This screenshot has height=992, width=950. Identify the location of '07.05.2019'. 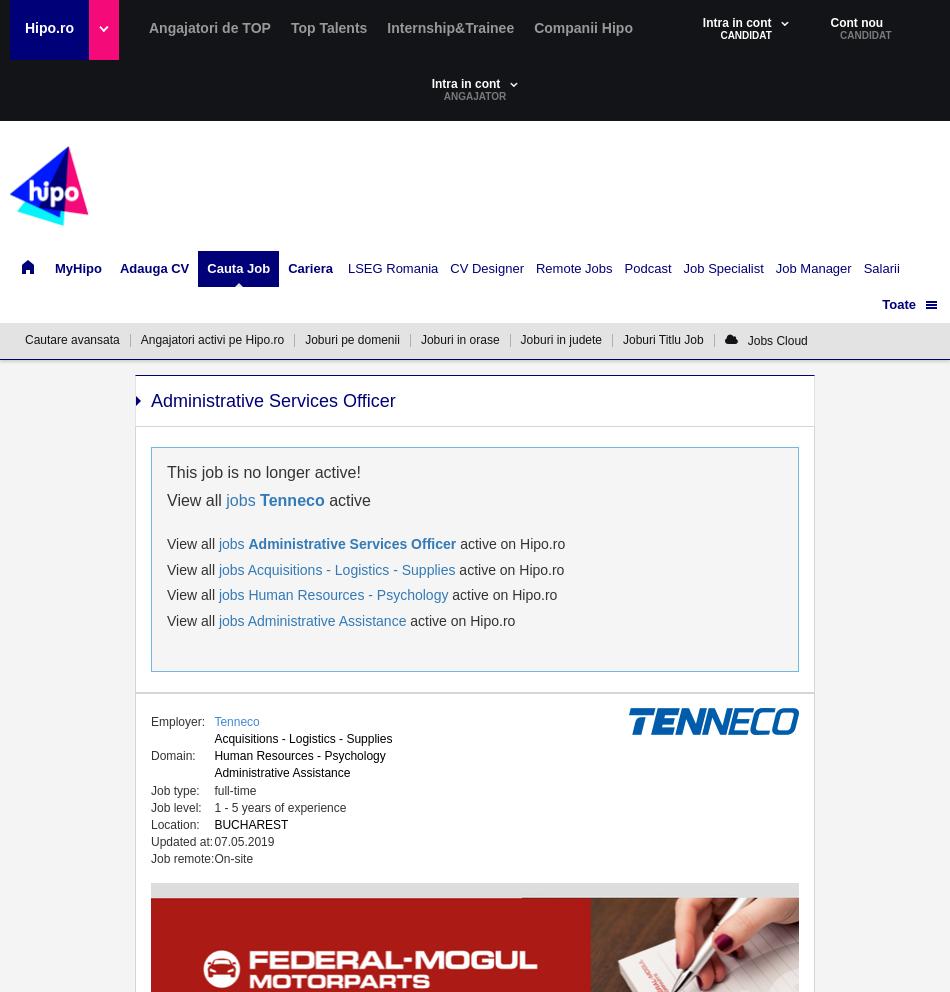
(242, 841).